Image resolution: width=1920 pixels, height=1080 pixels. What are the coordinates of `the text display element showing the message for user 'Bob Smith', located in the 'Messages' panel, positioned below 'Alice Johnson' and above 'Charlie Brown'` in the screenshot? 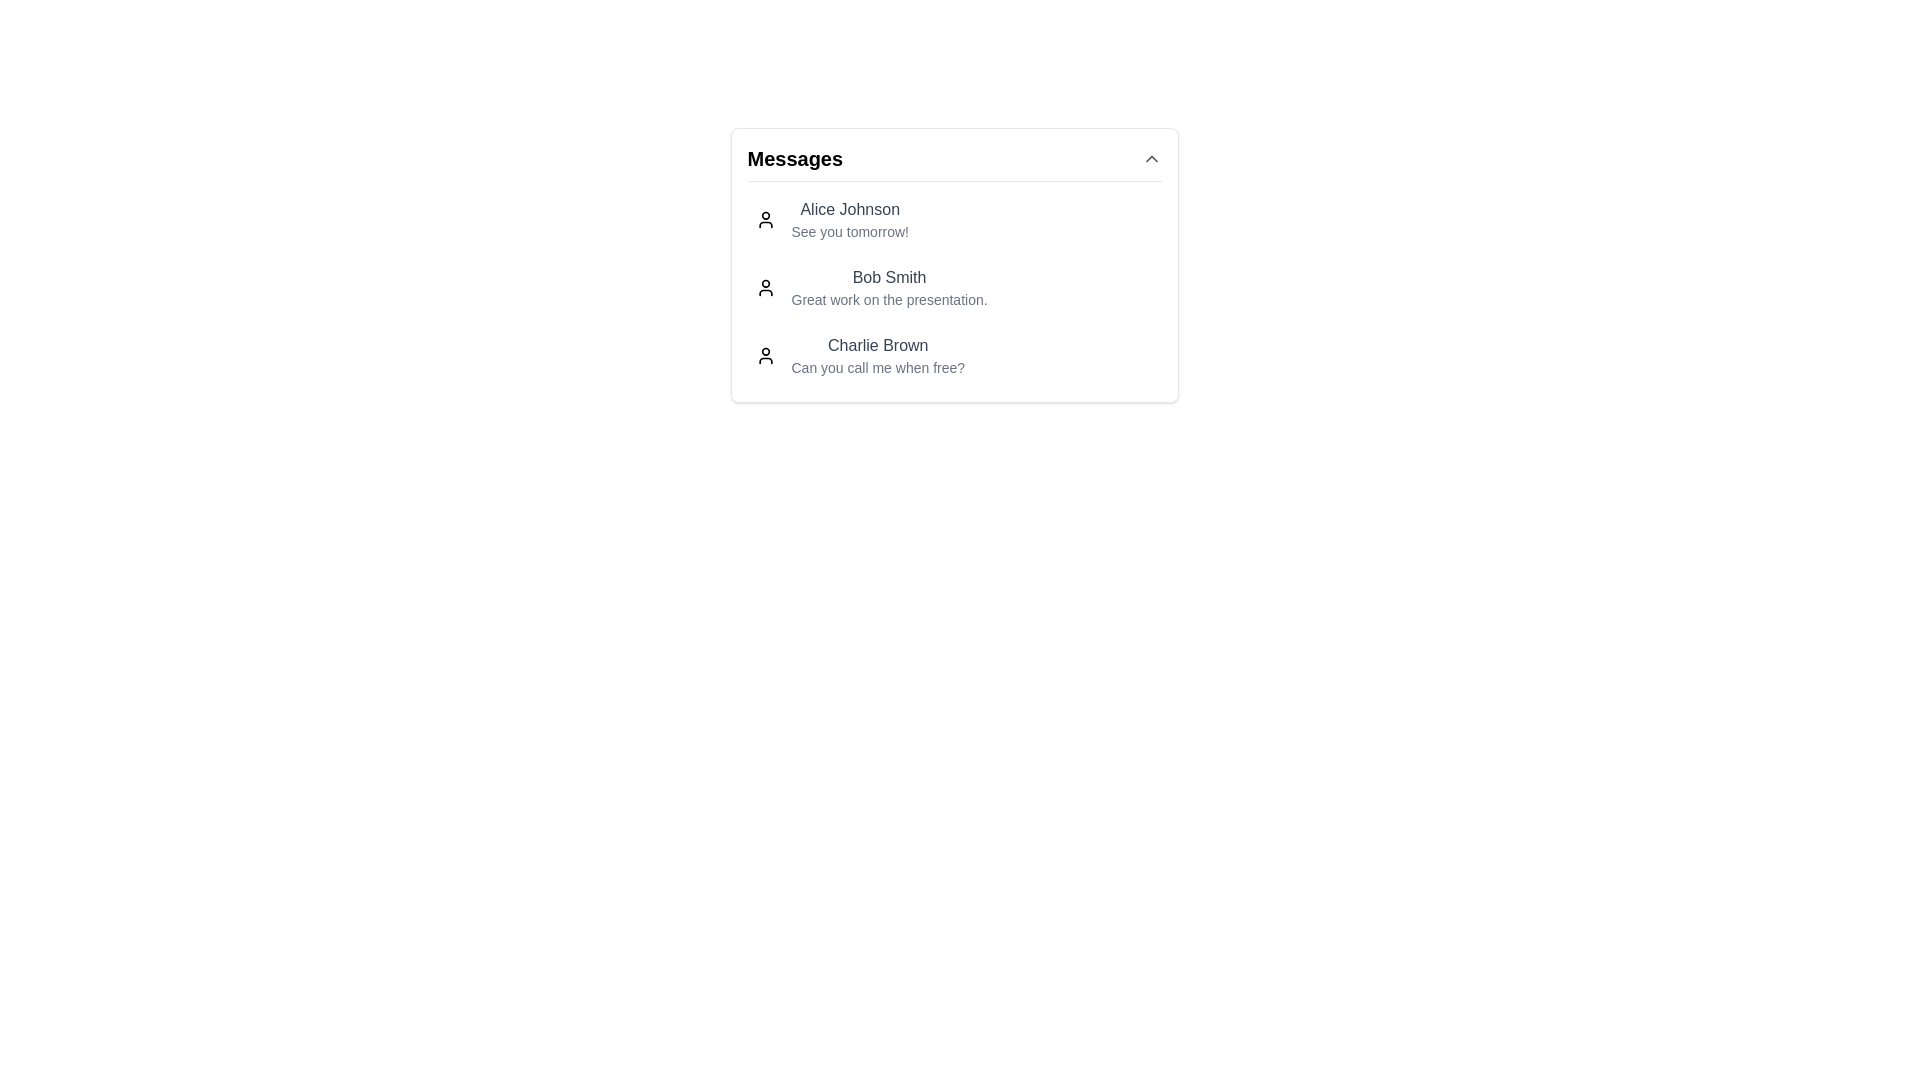 It's located at (888, 288).